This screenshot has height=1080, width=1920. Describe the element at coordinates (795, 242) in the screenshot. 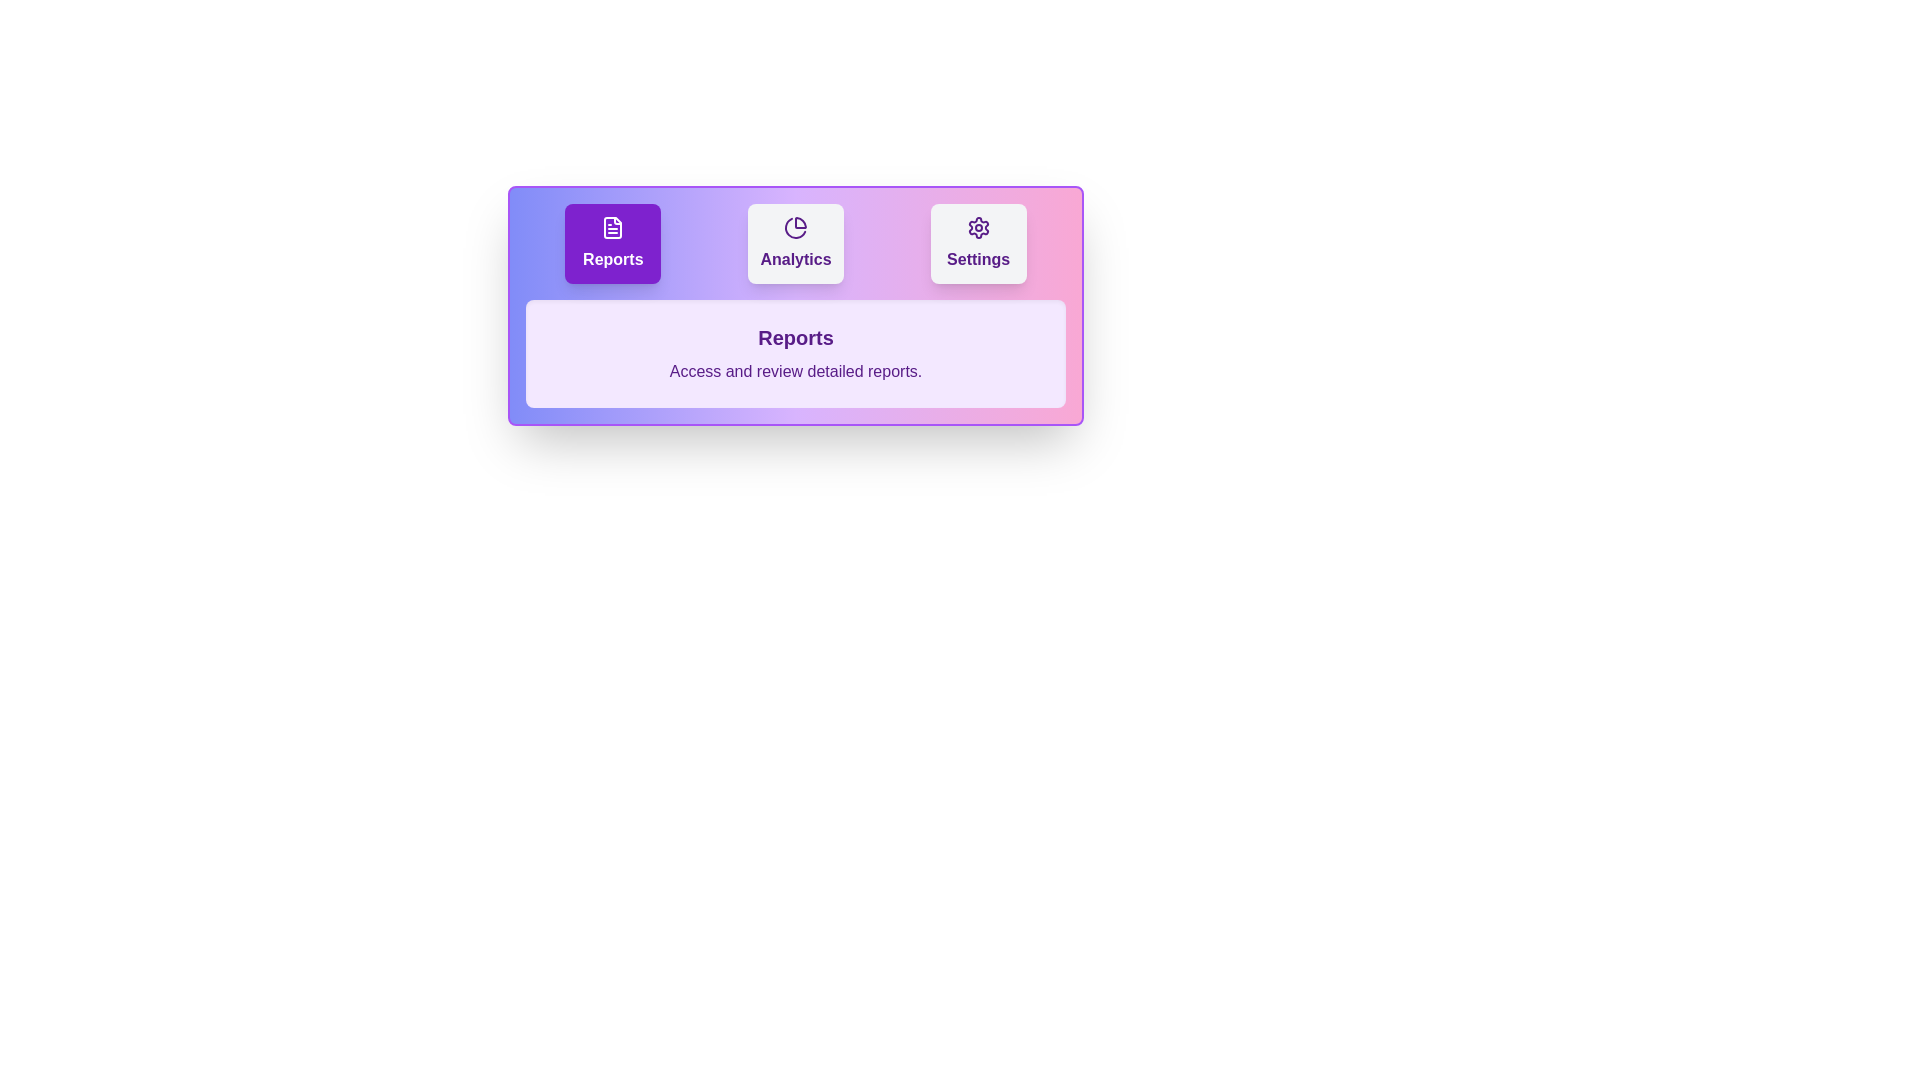

I see `the button labeled 'Analytics' to observe its hover effect` at that location.